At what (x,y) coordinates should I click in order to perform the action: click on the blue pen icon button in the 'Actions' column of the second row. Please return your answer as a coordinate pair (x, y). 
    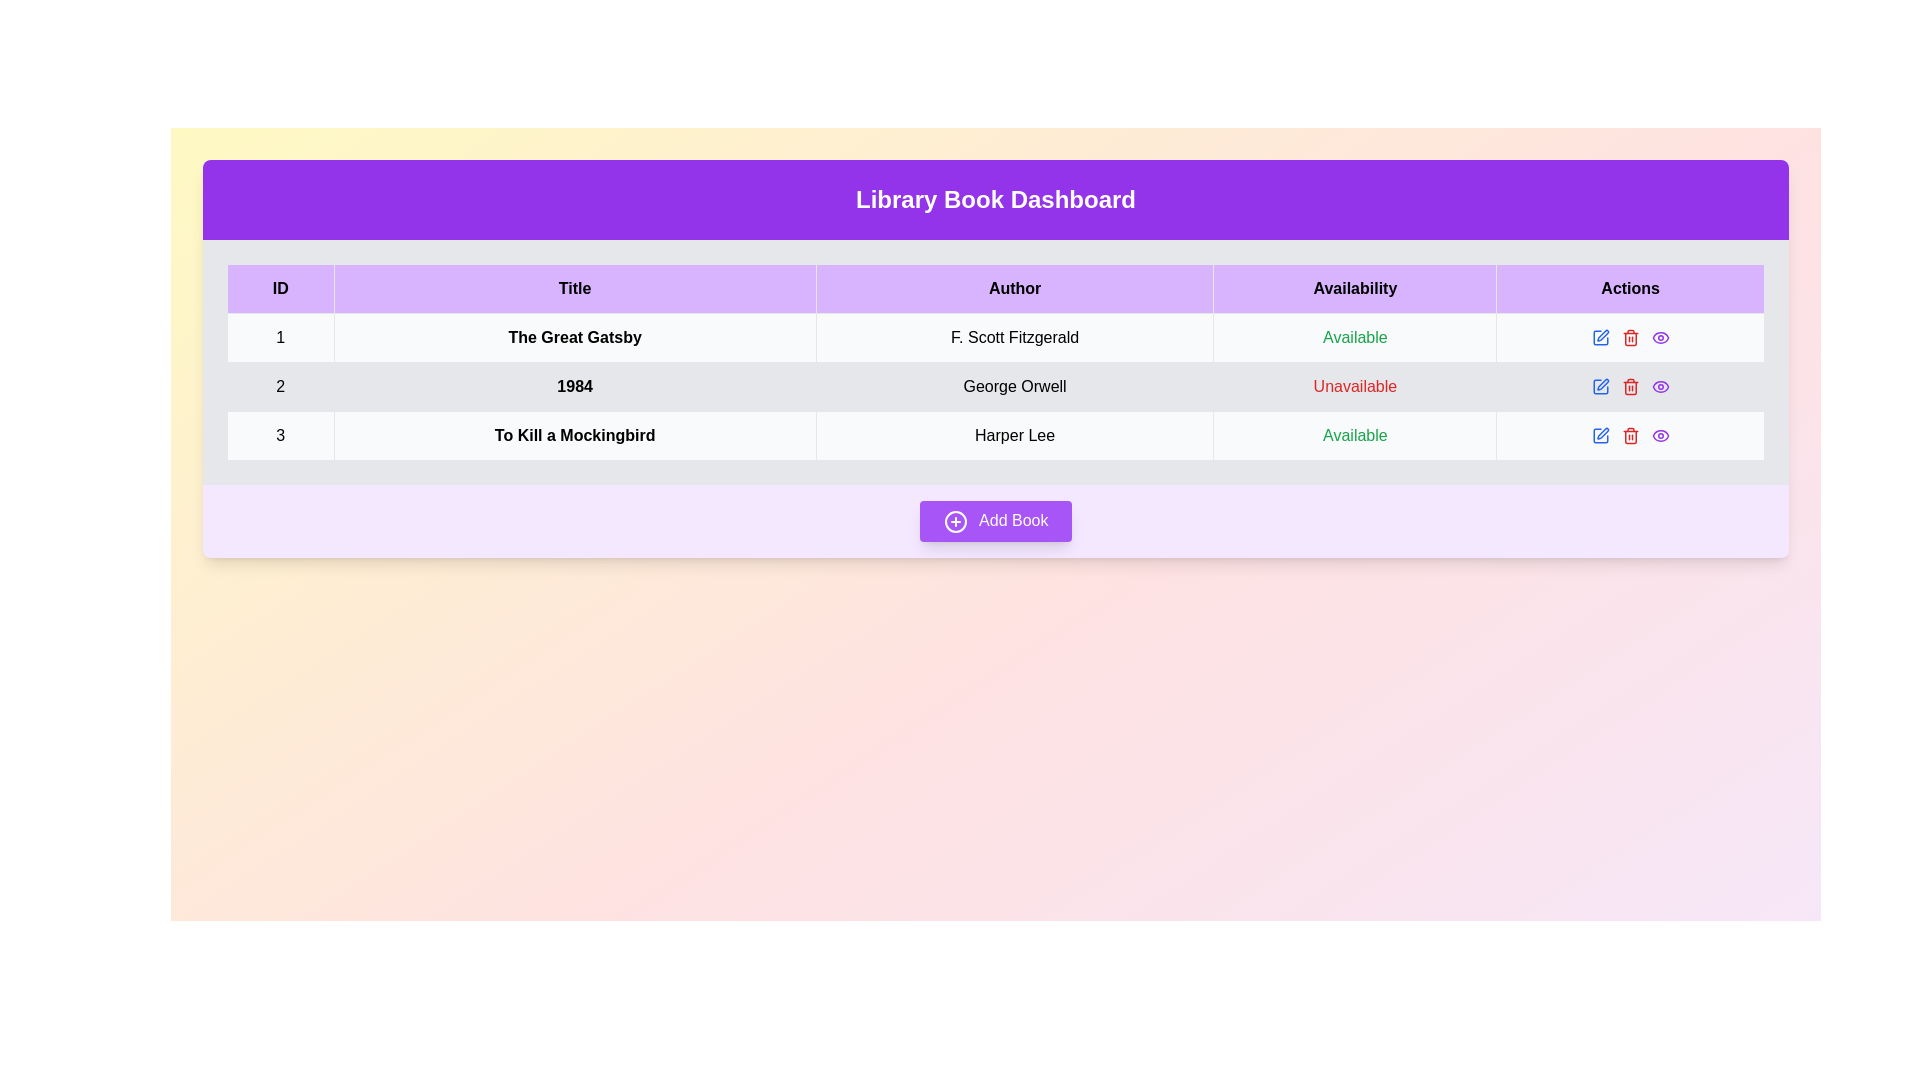
    Looking at the image, I should click on (1600, 337).